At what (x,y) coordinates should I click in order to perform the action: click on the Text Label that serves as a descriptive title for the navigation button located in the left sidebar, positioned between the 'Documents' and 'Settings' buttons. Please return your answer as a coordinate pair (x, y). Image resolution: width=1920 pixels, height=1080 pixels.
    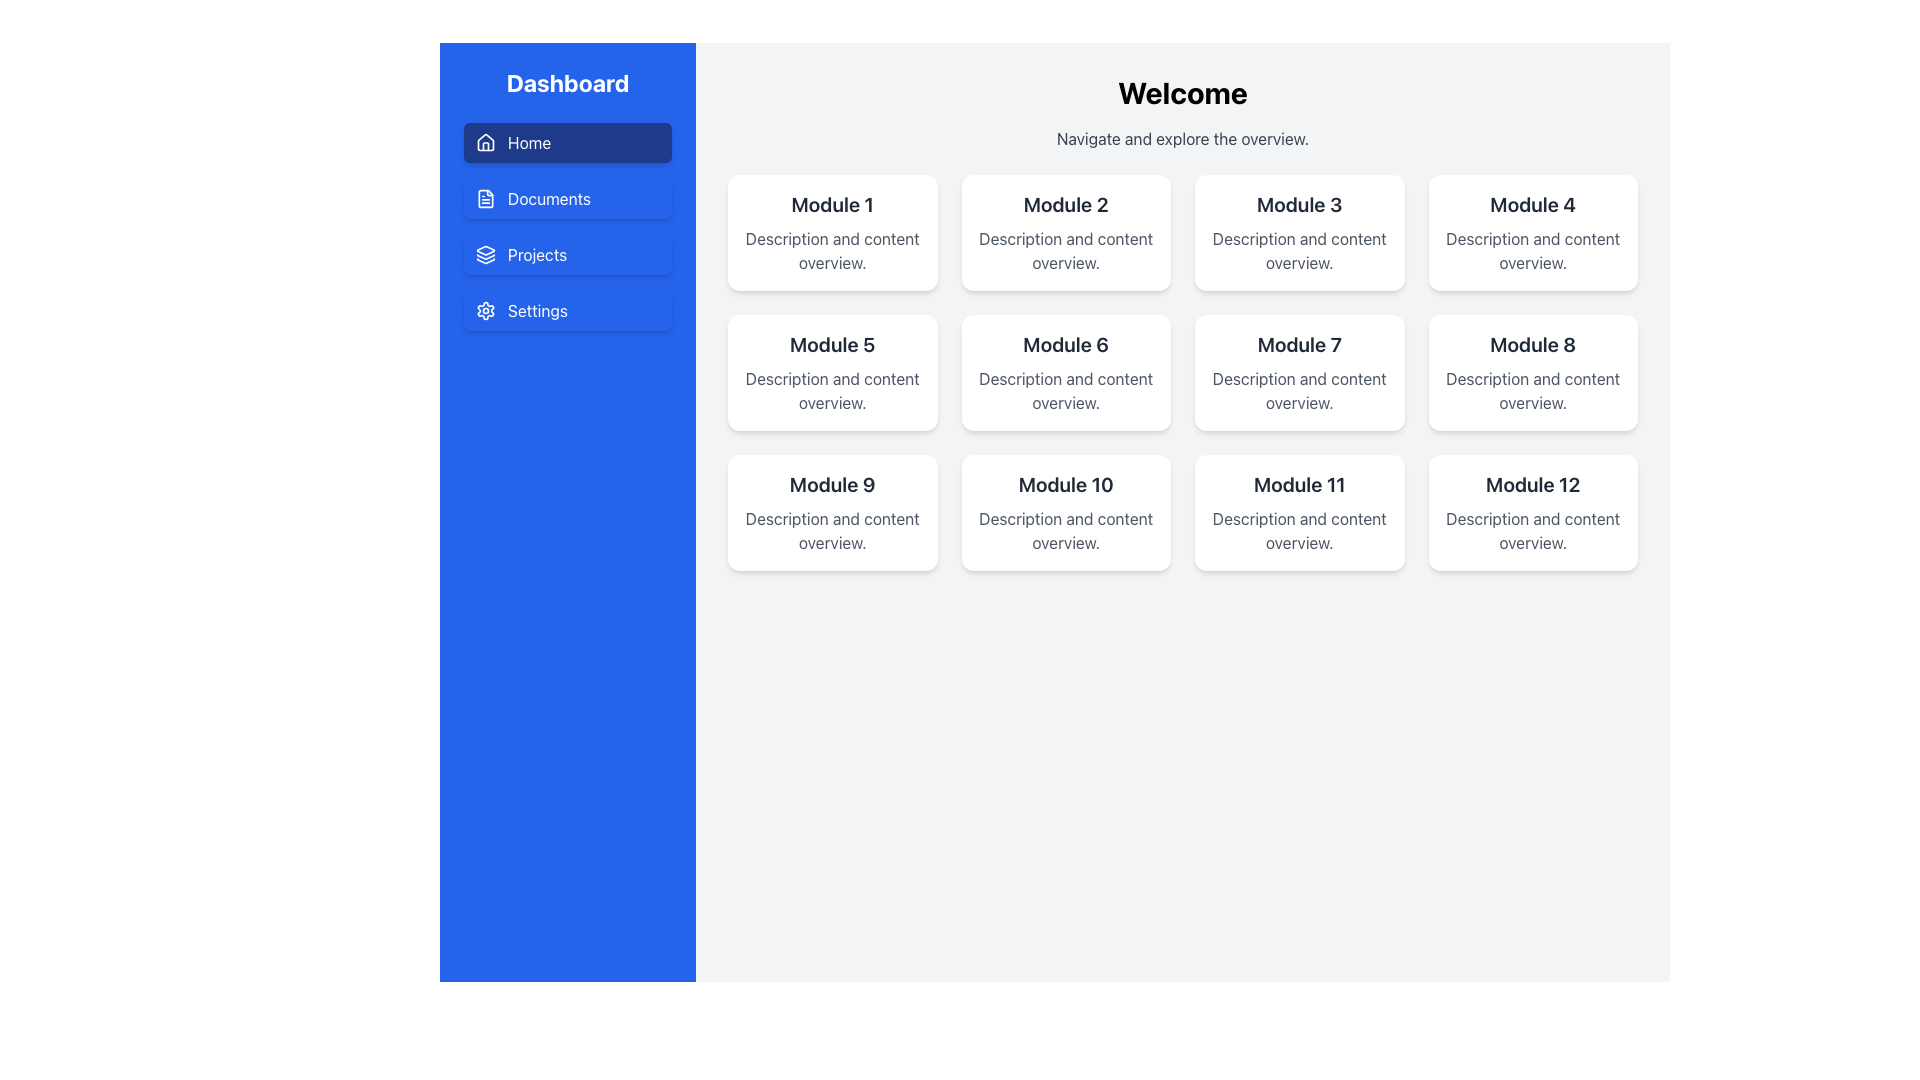
    Looking at the image, I should click on (537, 253).